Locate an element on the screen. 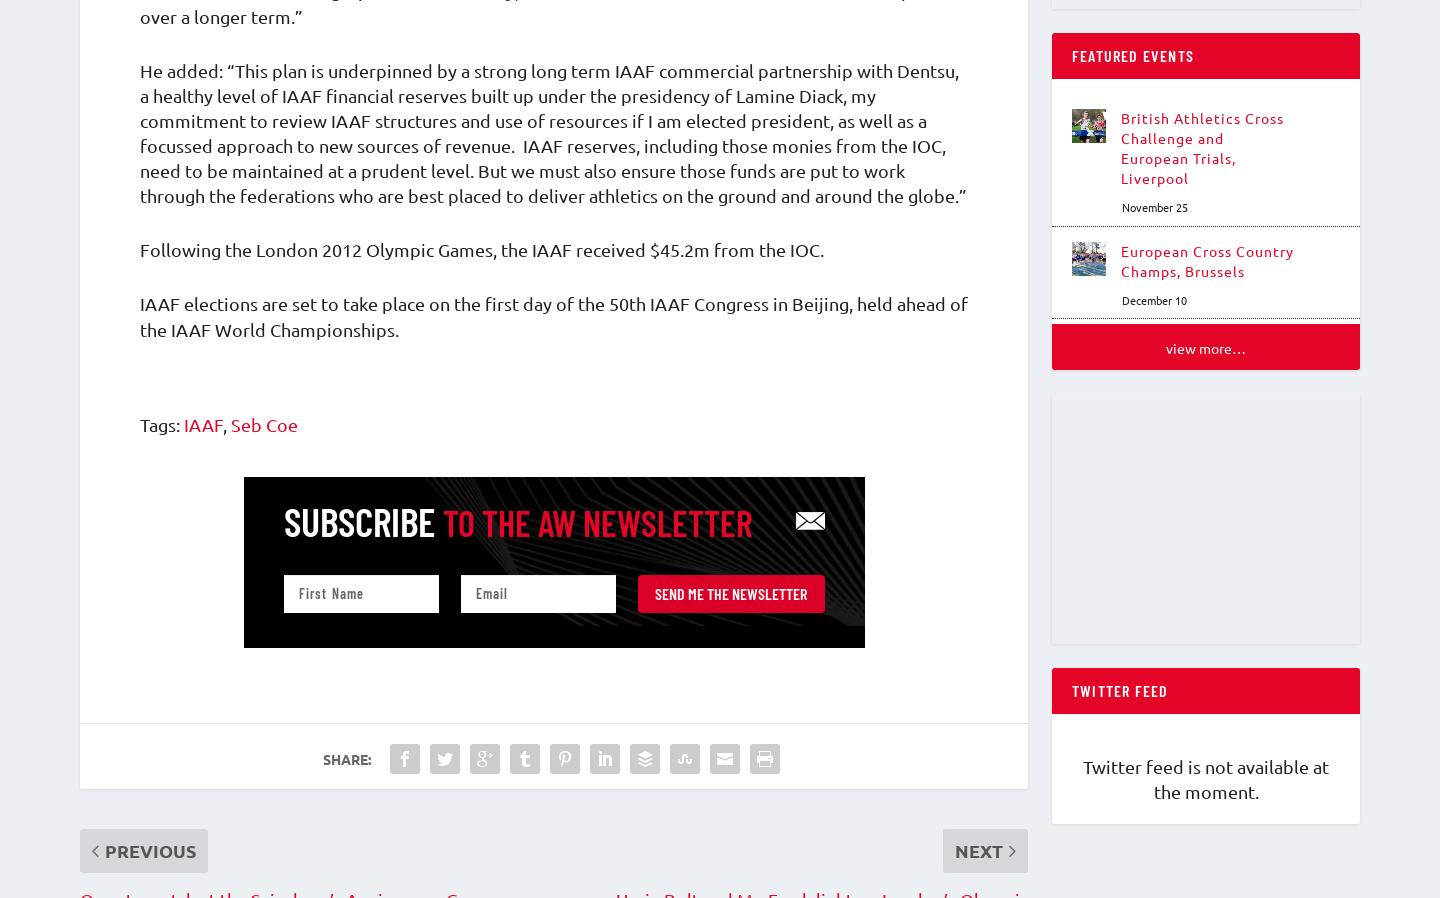 Image resolution: width=1440 pixels, height=898 pixels. 'View More…' is located at coordinates (1205, 359).